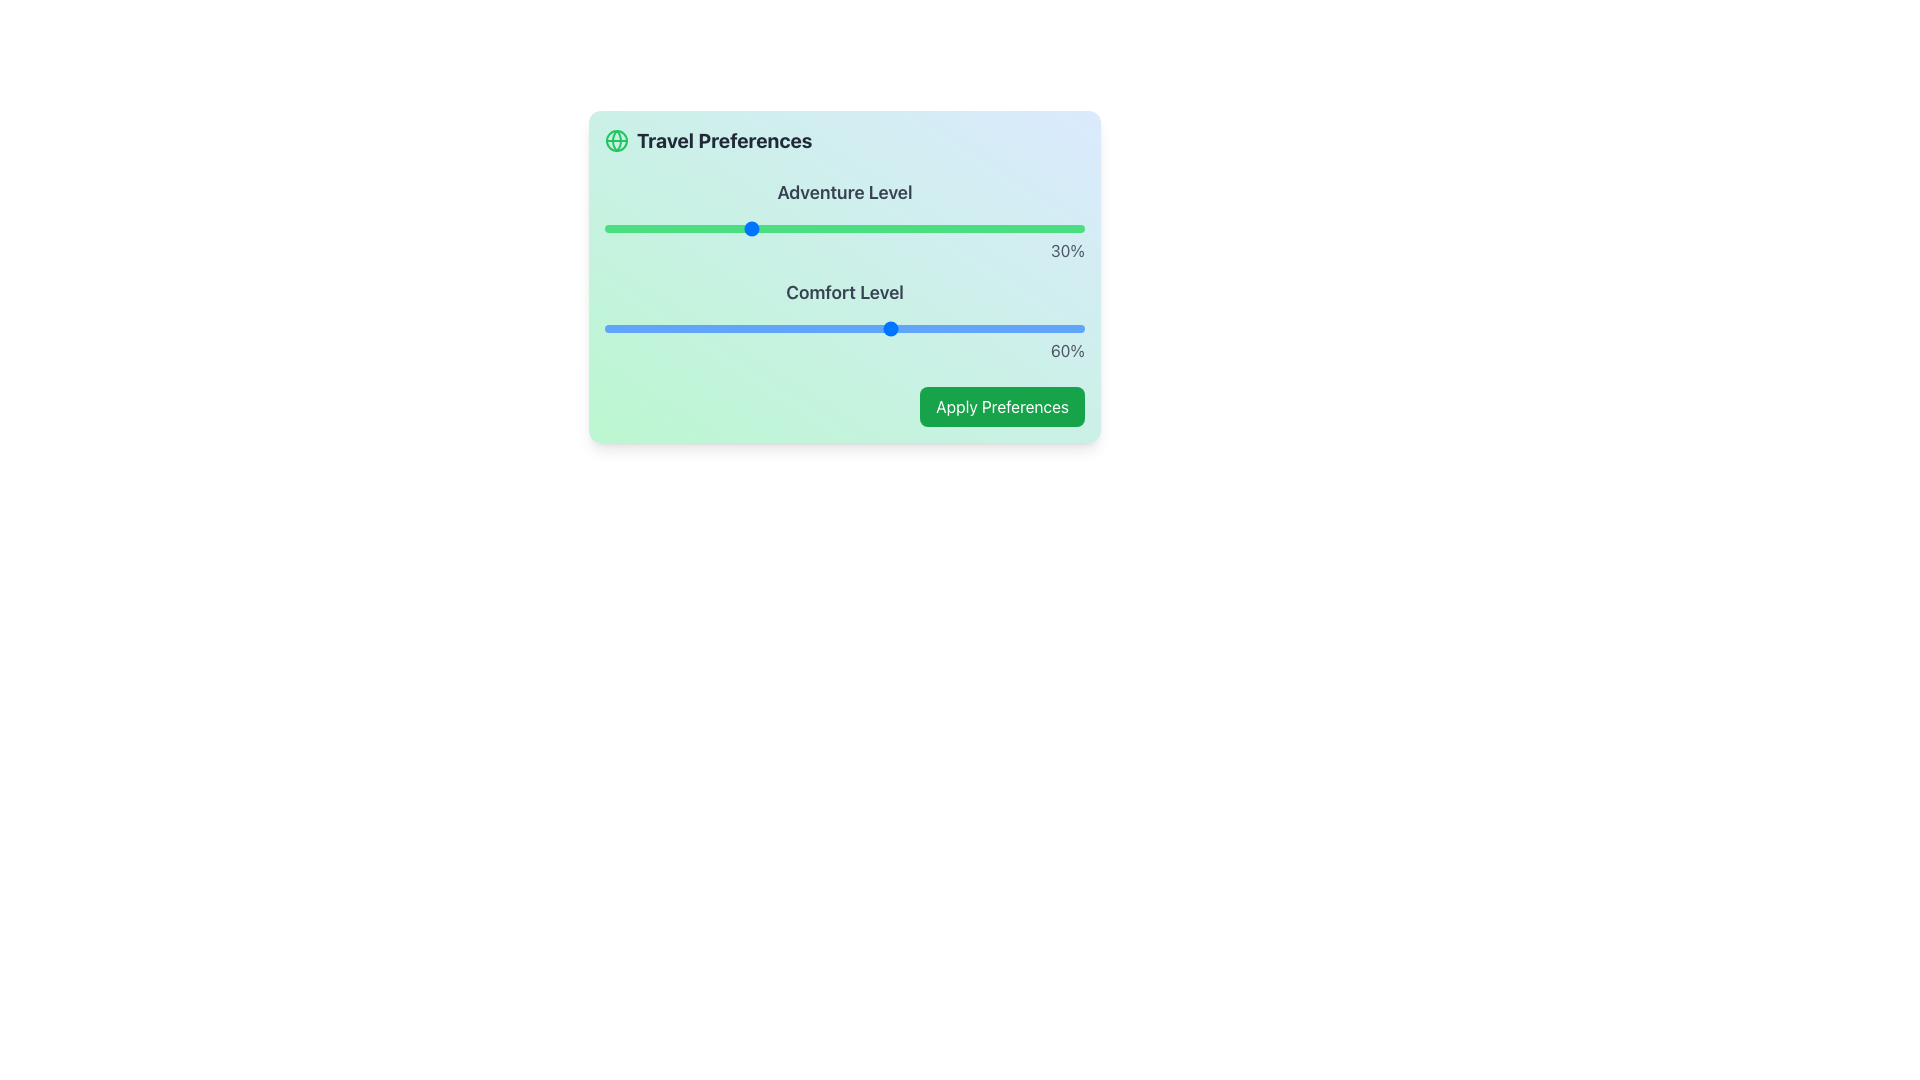 The image size is (1920, 1080). I want to click on the curving line within the globe icon located to the left of the 'Travel Preferences' text at the top left section of the interface, so click(616, 140).